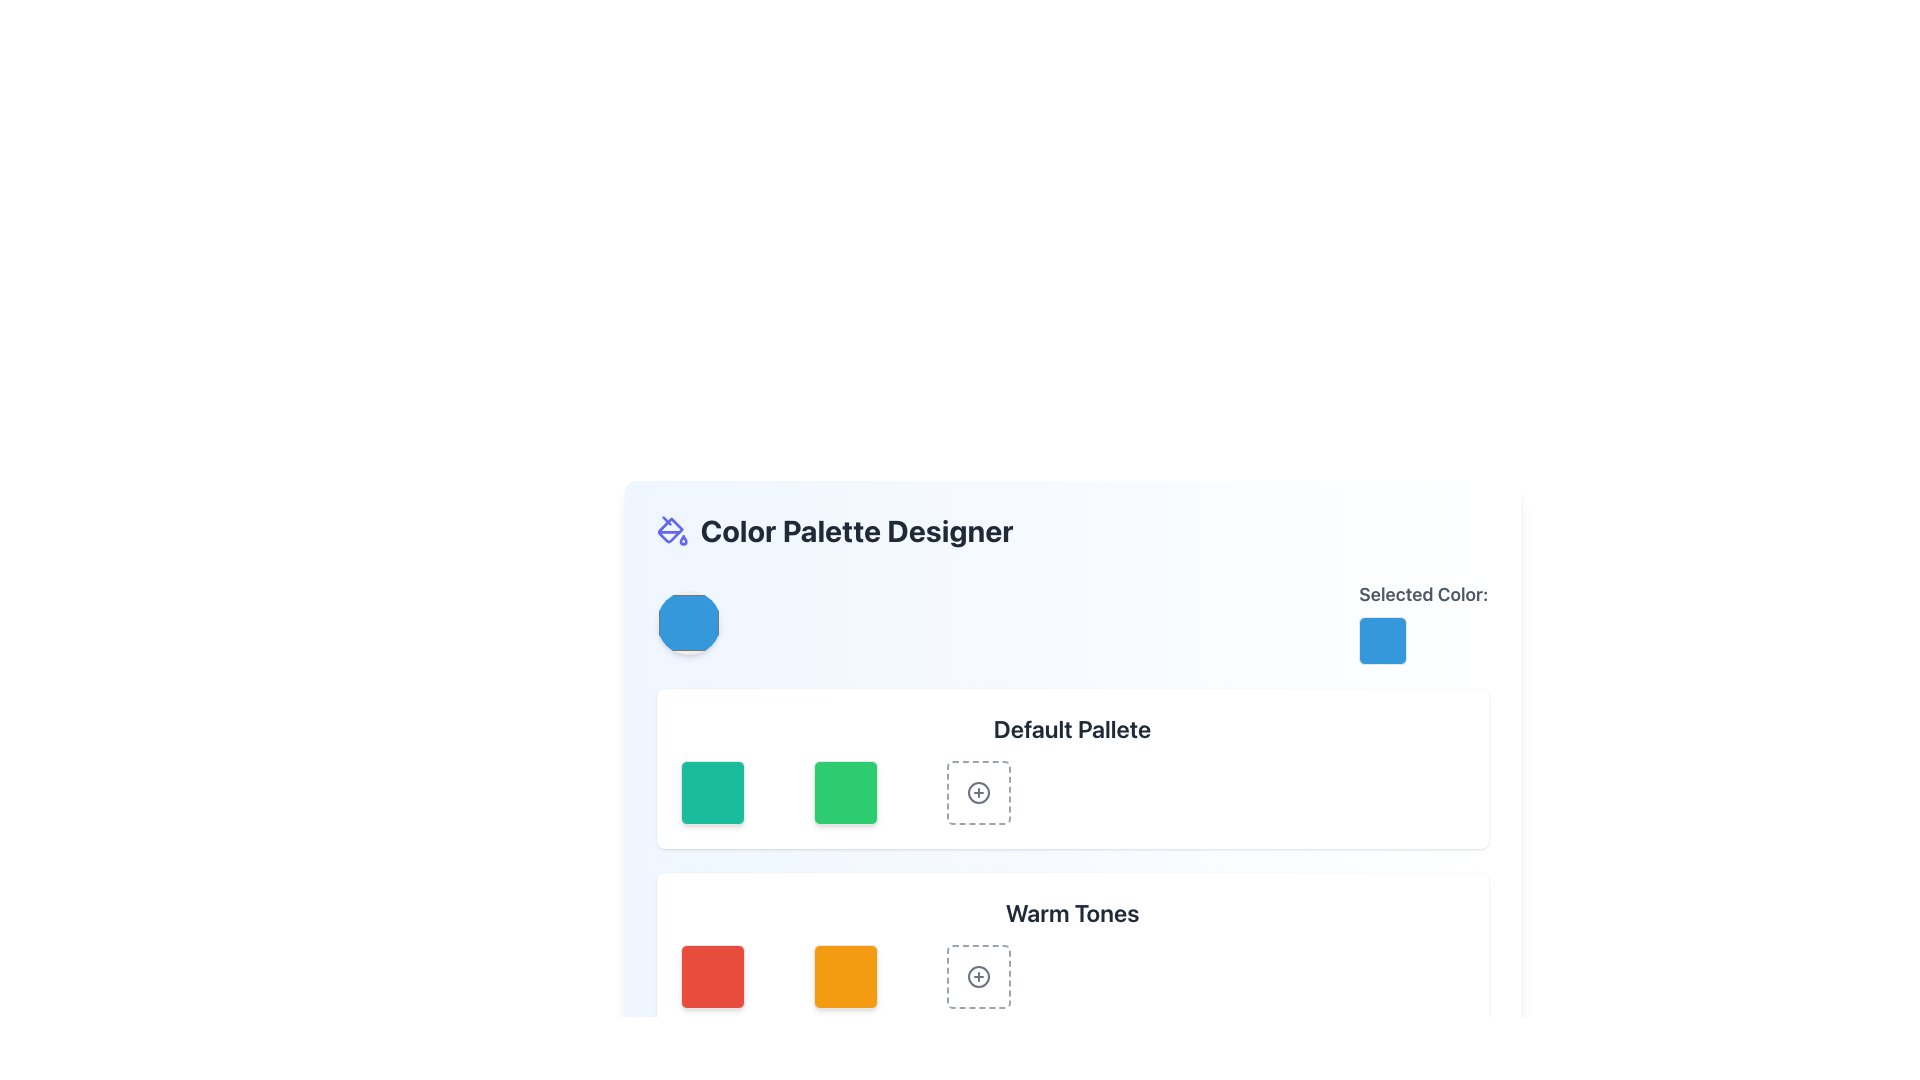  I want to click on the third button in the row under the 'Default Palette' label, so click(979, 792).